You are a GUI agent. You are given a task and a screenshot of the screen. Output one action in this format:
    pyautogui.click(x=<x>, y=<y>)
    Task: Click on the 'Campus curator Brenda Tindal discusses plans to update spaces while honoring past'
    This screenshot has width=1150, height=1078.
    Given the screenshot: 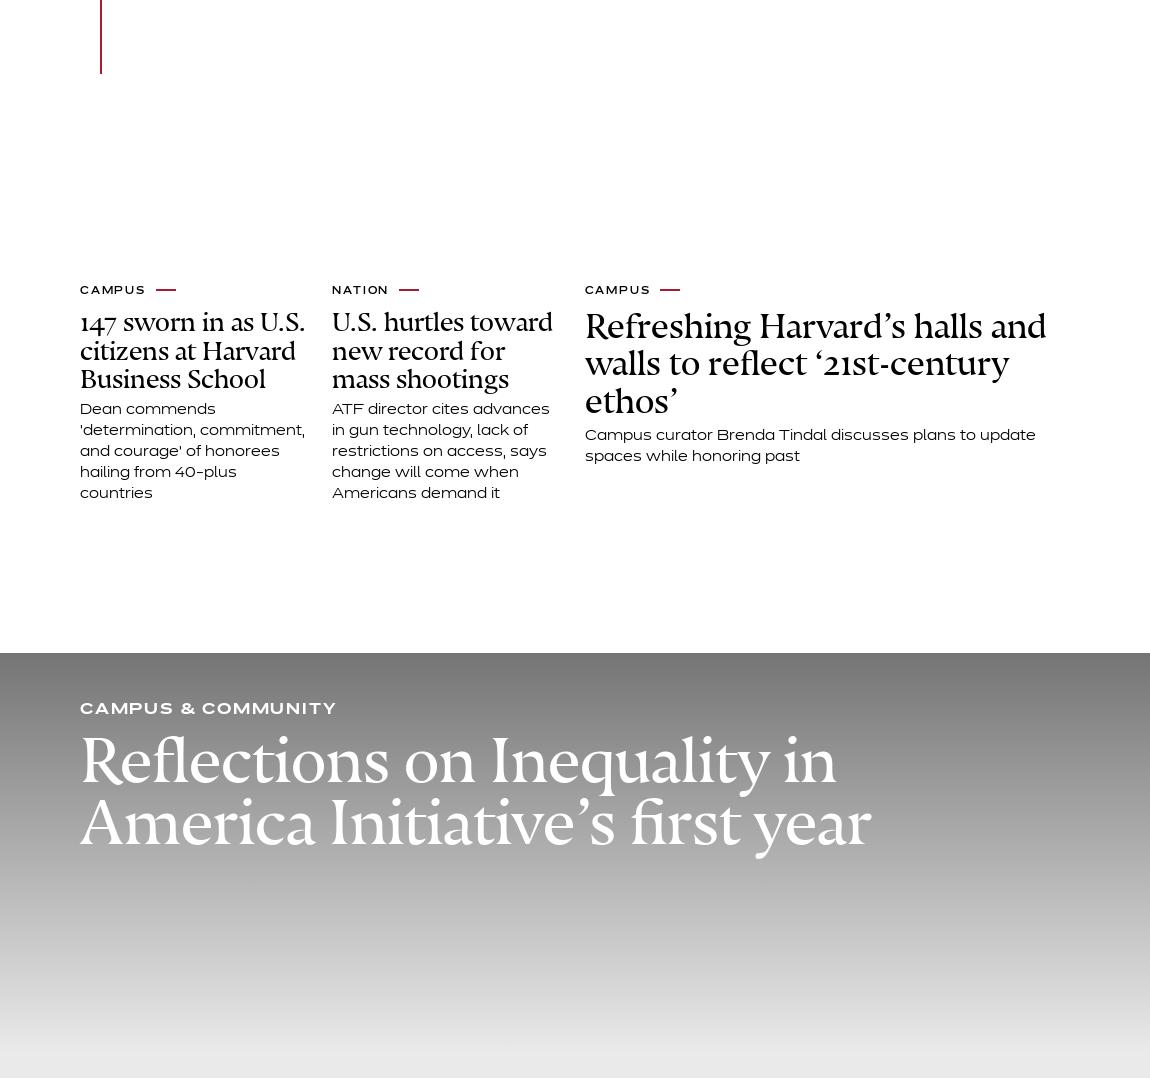 What is the action you would take?
    pyautogui.click(x=582, y=446)
    